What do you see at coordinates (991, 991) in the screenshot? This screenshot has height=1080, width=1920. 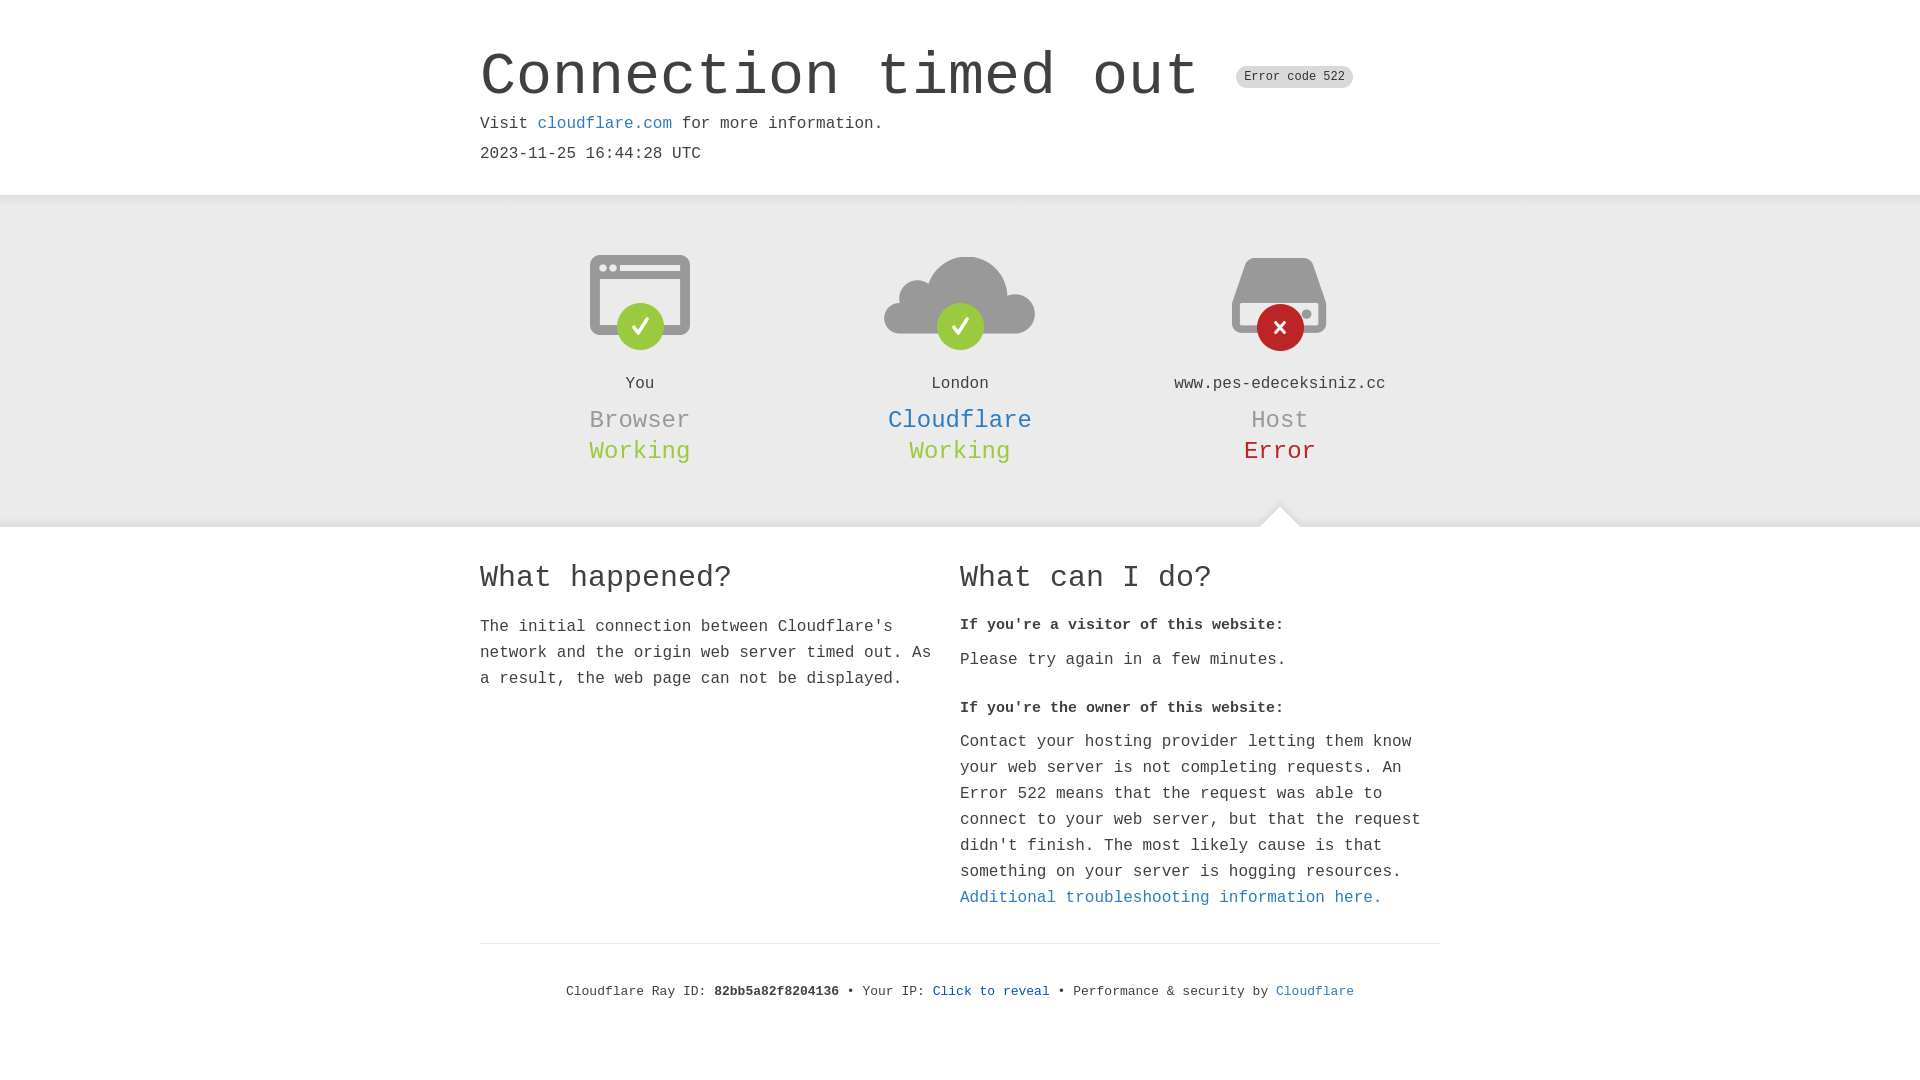 I see `'Click to reveal'` at bounding box center [991, 991].